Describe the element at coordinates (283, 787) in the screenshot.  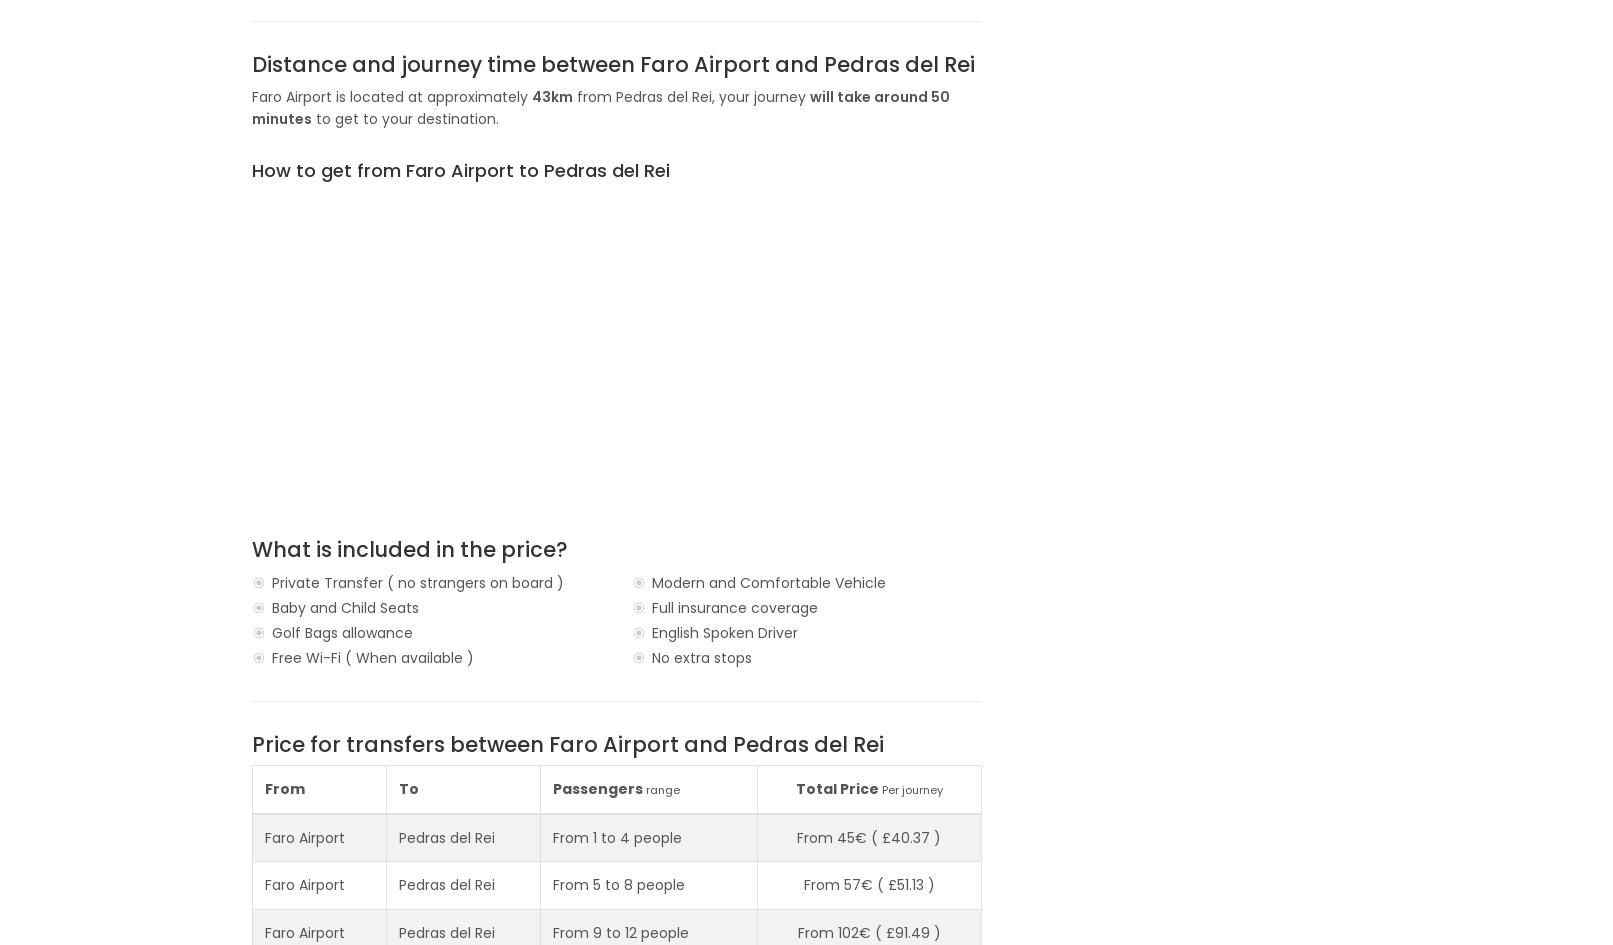
I see `'From'` at that location.